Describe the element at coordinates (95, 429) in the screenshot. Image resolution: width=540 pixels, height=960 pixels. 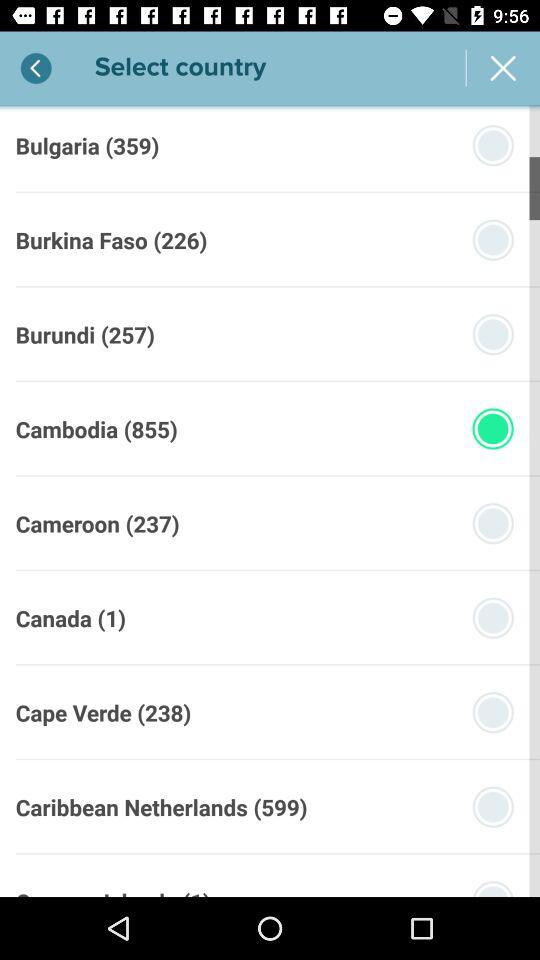
I see `the cambodia (855) icon` at that location.